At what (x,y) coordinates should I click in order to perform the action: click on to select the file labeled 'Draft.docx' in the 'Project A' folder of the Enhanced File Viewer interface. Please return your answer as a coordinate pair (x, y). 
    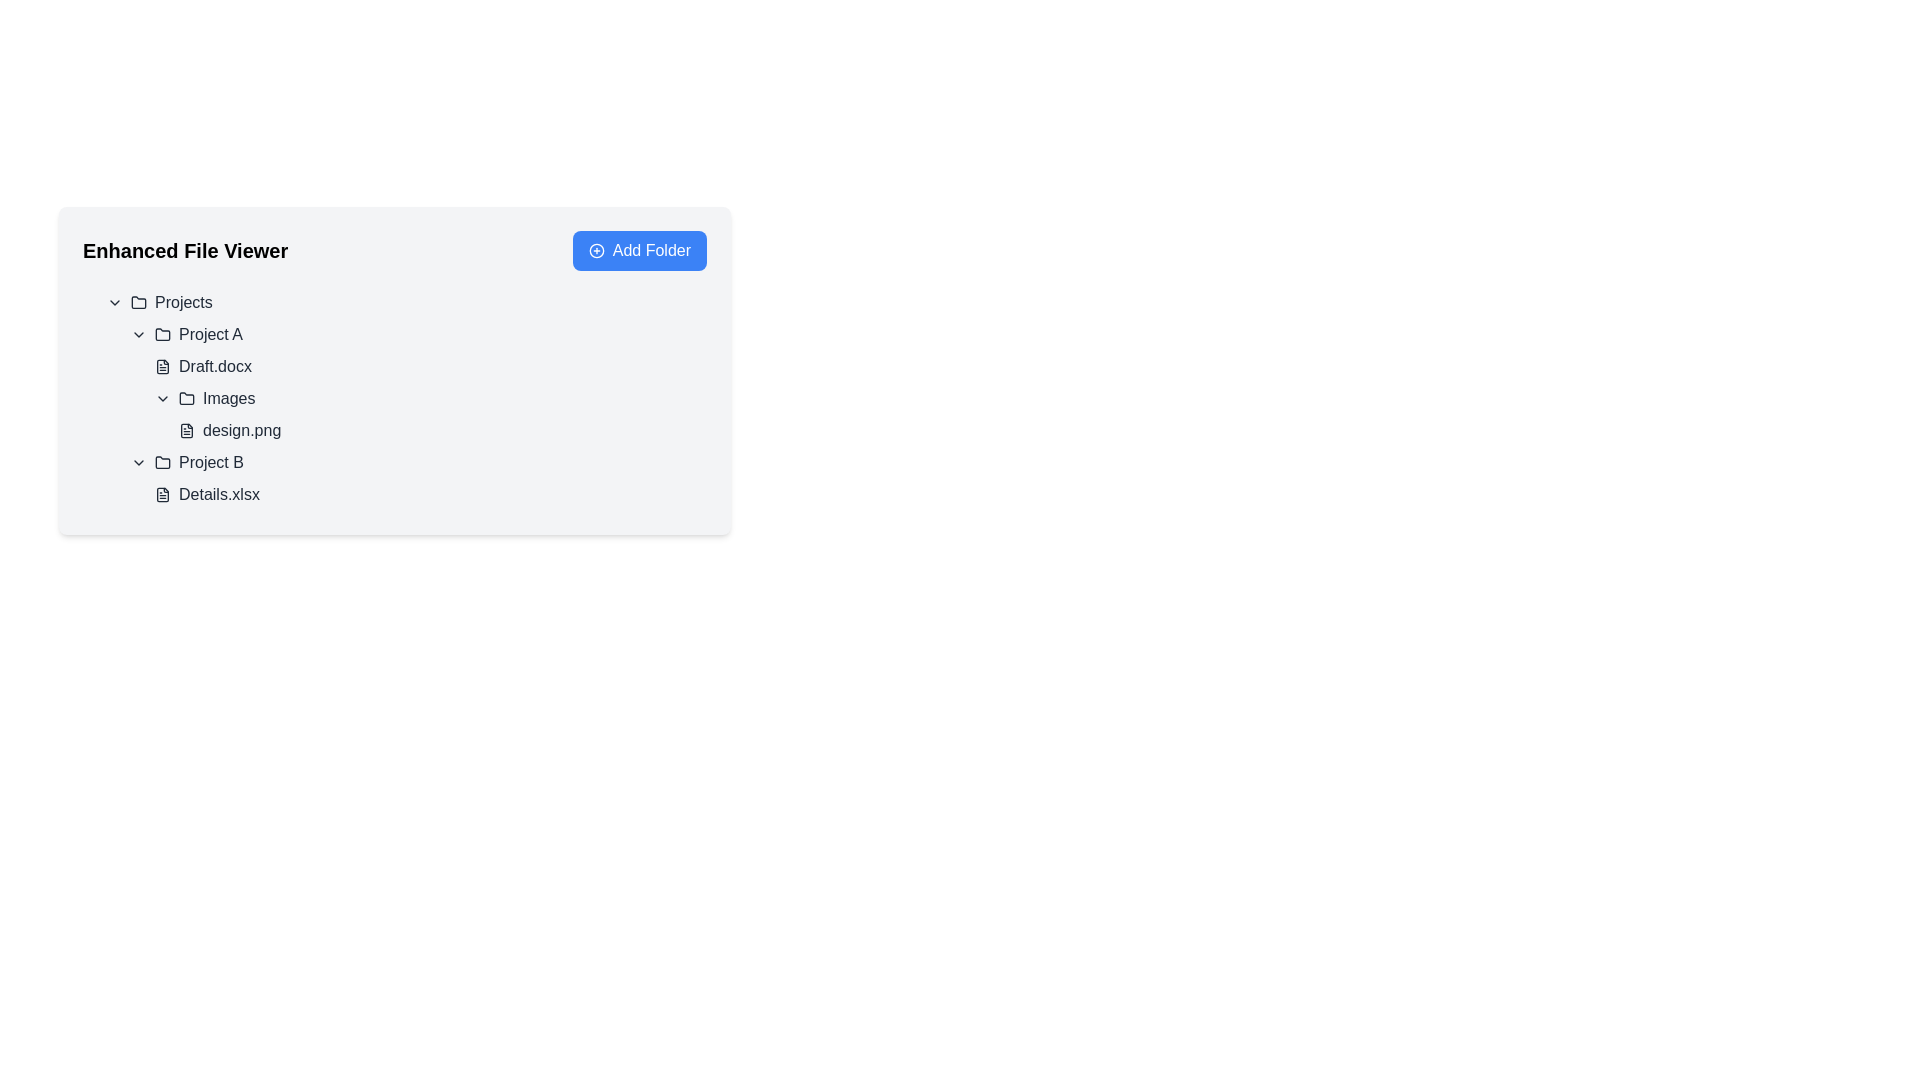
    Looking at the image, I should click on (430, 366).